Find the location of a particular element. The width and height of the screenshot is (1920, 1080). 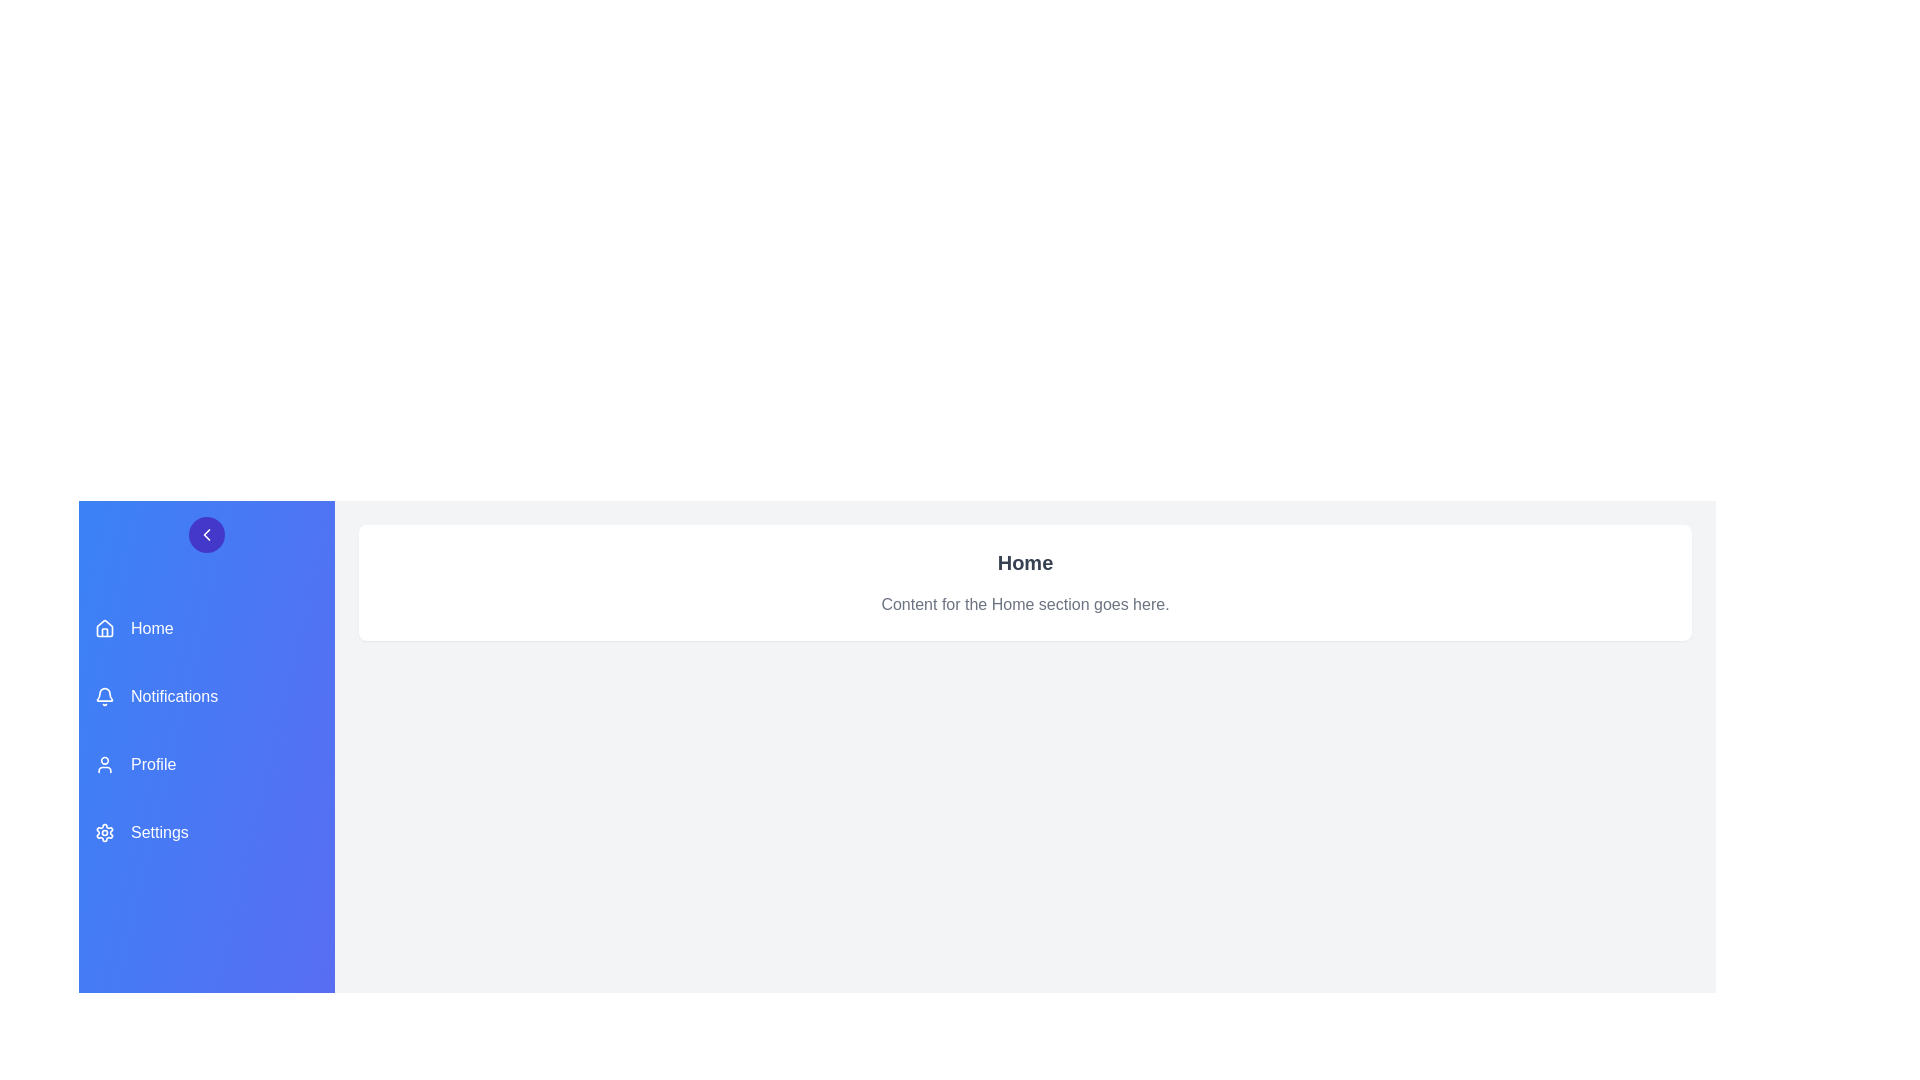

the home icon located in the sidebar, which is a vector graphic in the shape of a house, positioned next to the text 'Home.' is located at coordinates (104, 627).